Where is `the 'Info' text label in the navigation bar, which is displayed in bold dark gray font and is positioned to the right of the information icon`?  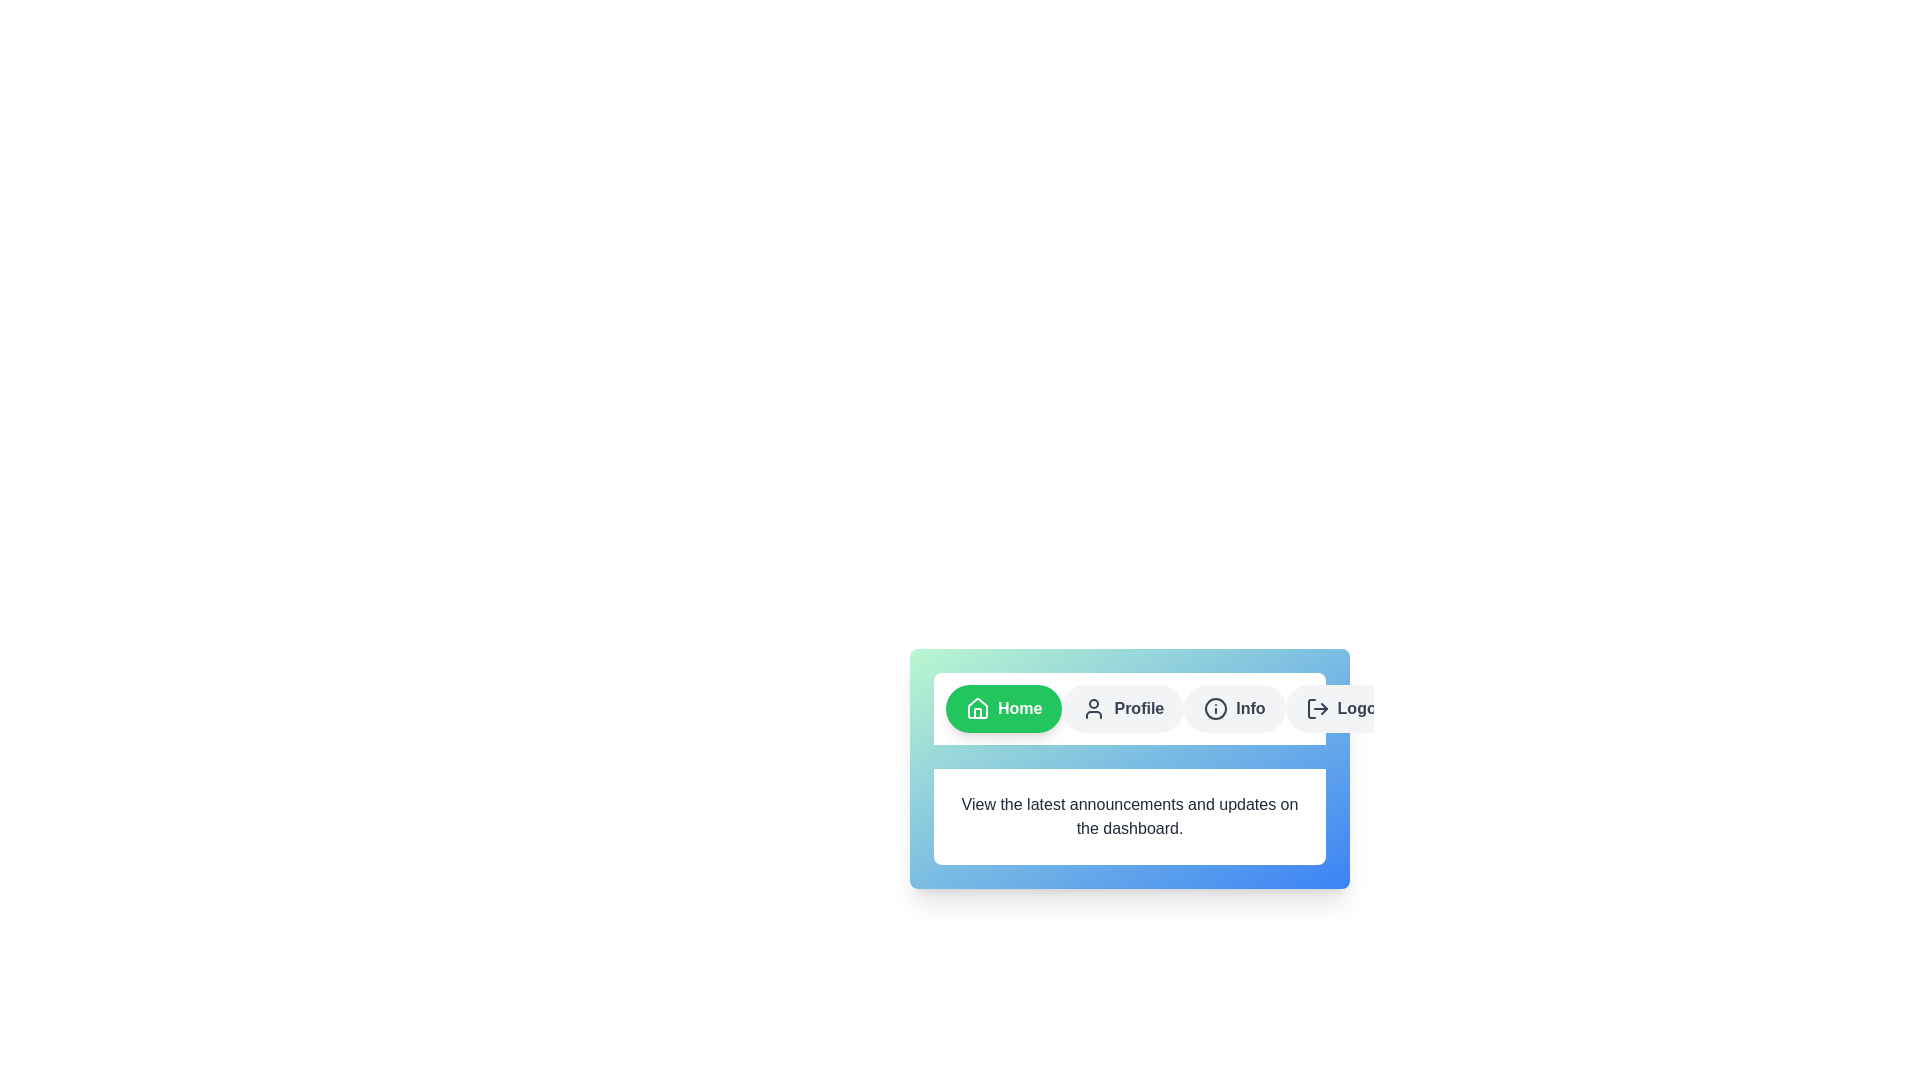 the 'Info' text label in the navigation bar, which is displayed in bold dark gray font and is positioned to the right of the information icon is located at coordinates (1249, 708).